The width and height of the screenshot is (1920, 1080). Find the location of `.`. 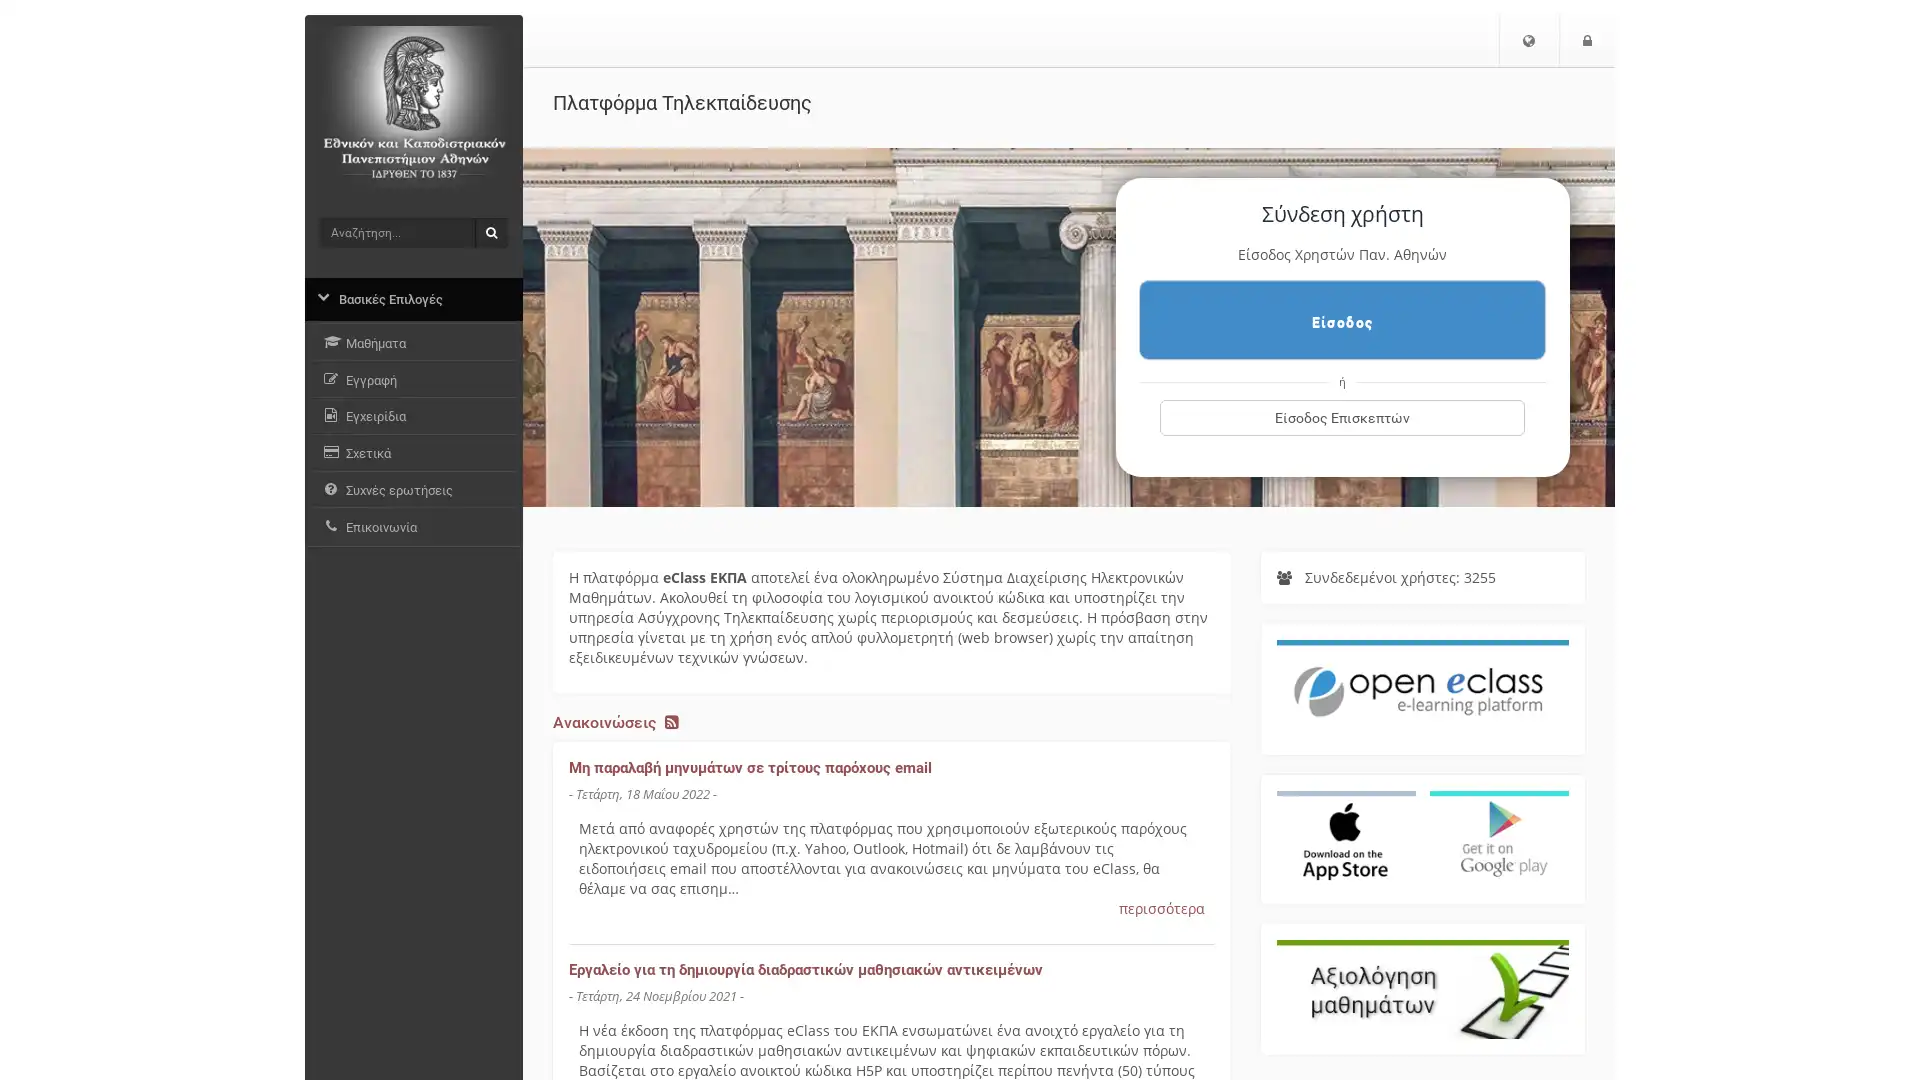

. is located at coordinates (1735, 434).